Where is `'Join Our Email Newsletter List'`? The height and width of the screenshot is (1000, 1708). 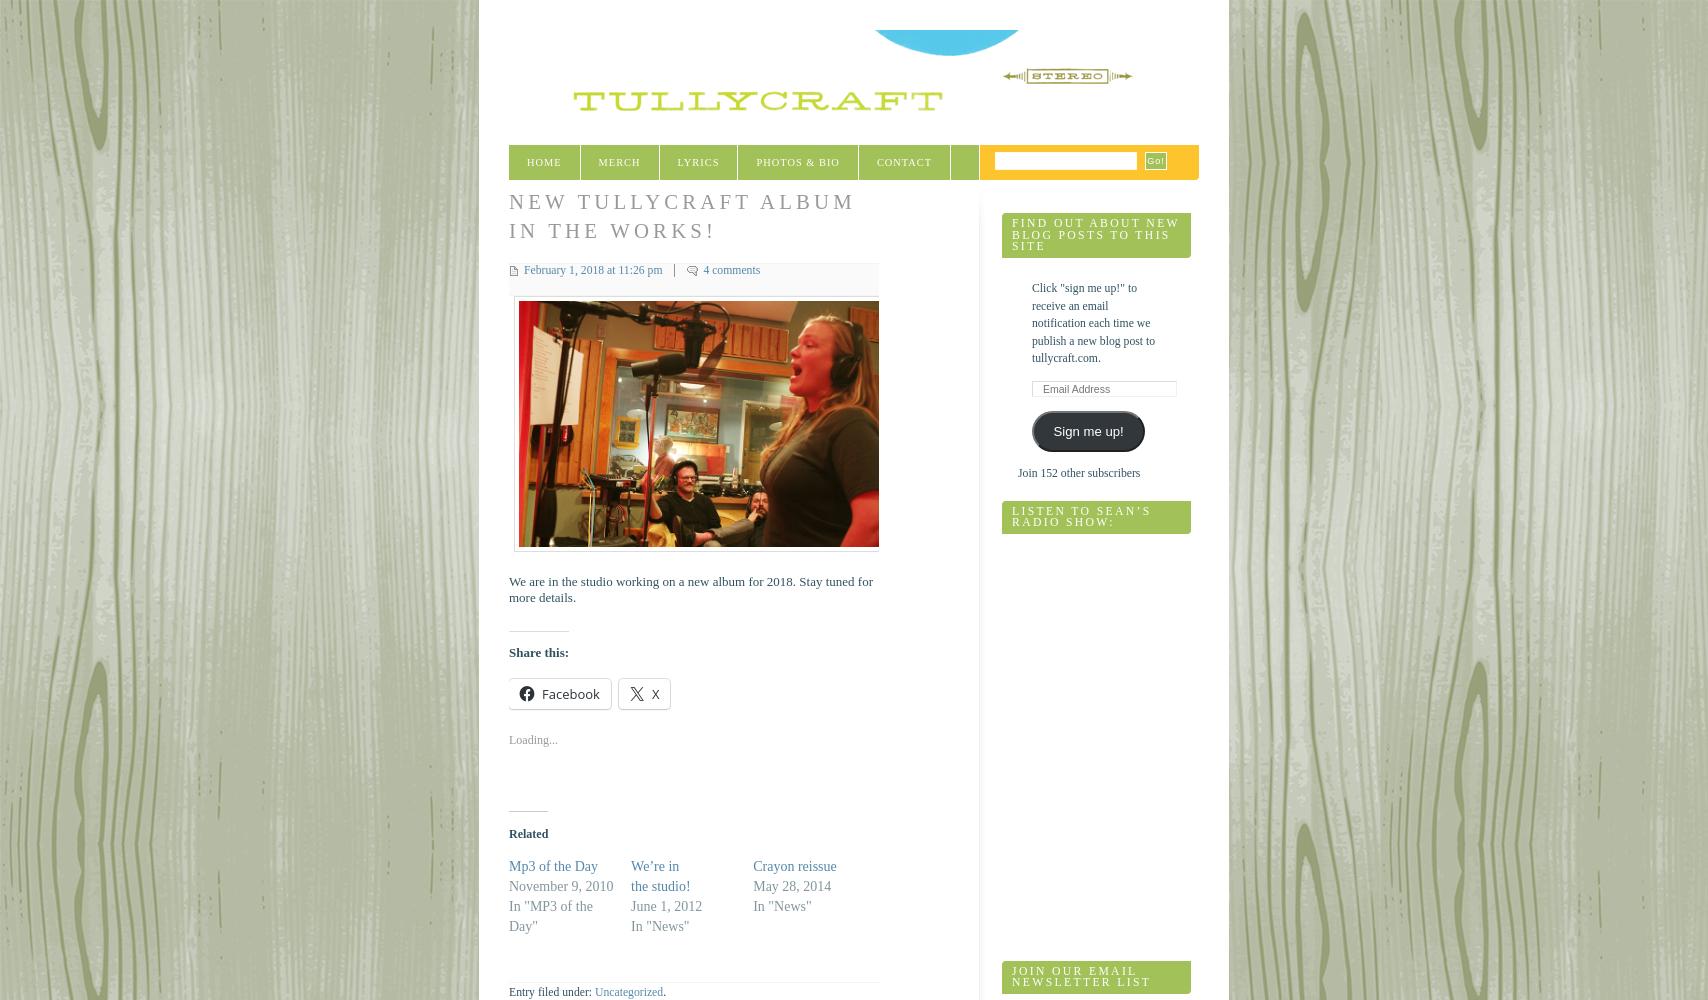 'Join Our Email Newsletter List' is located at coordinates (1081, 975).